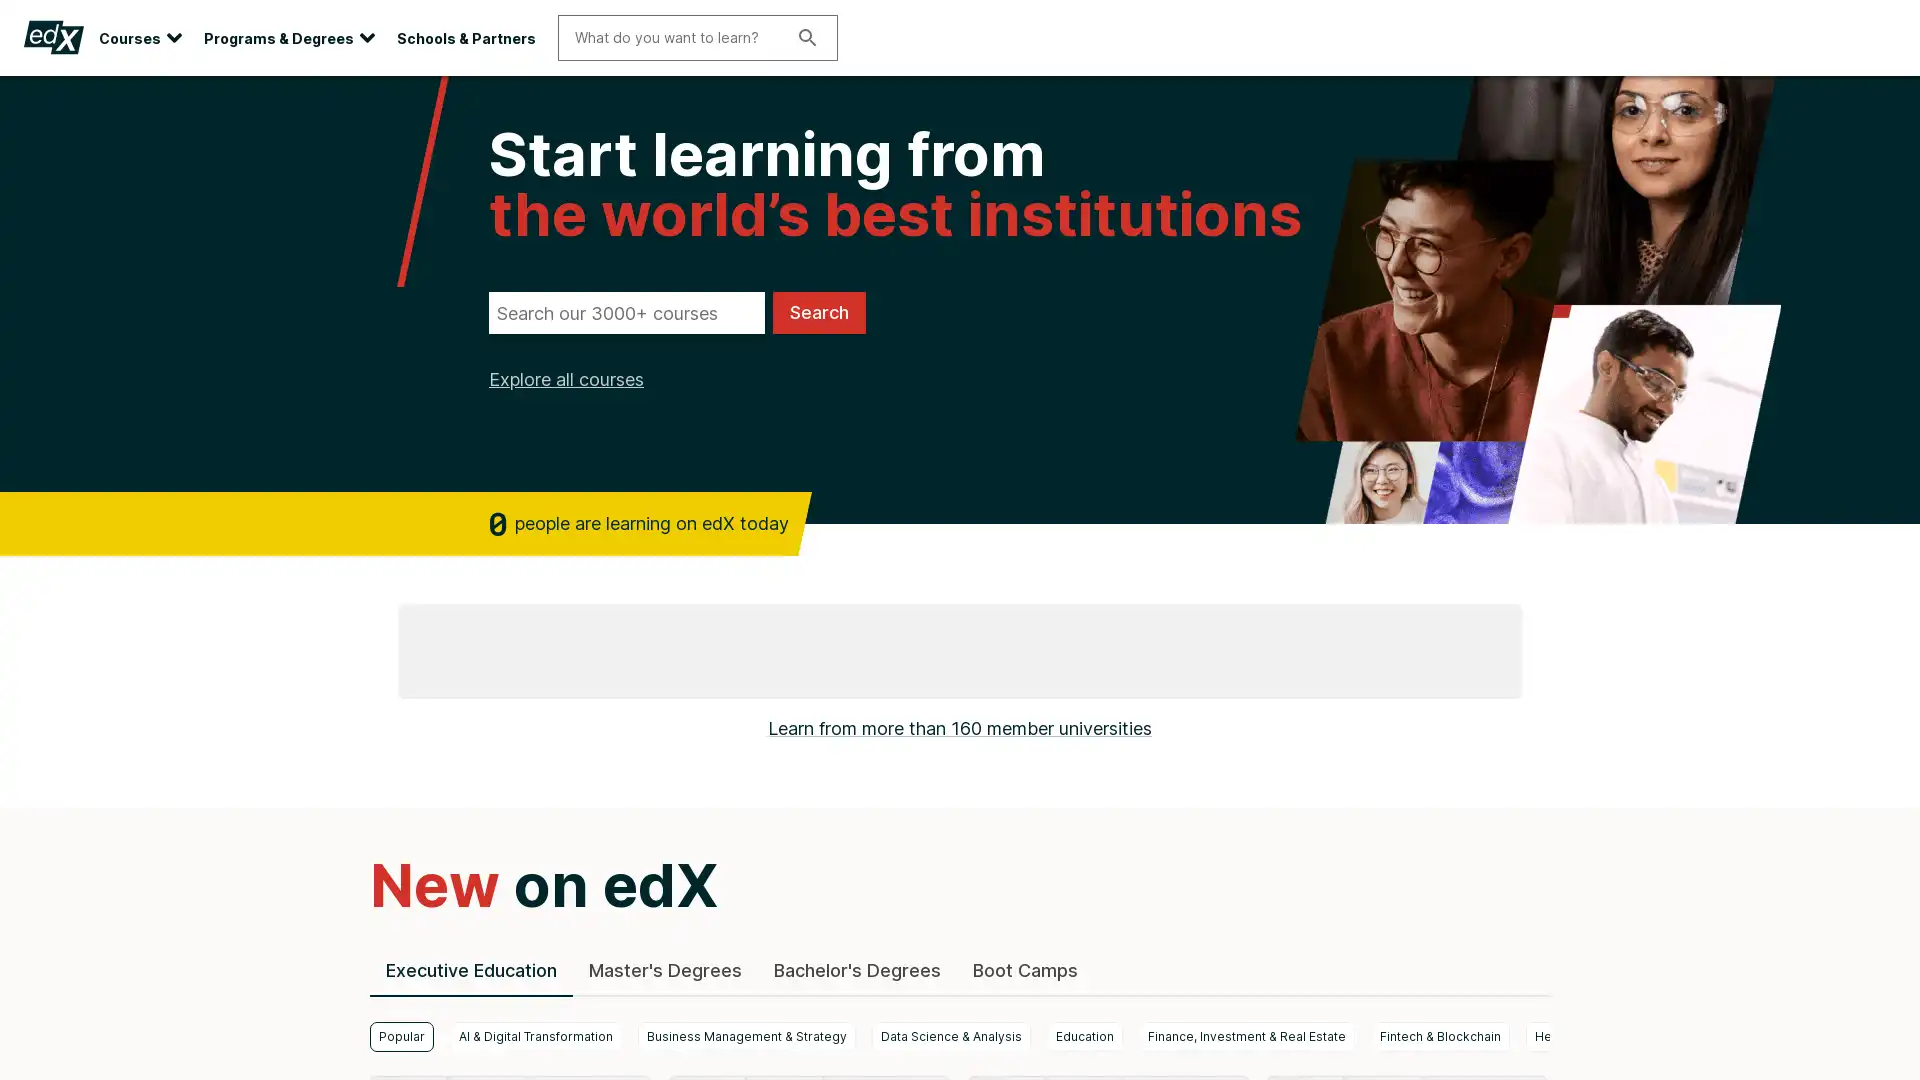 This screenshot has width=1920, height=1080. I want to click on next, so click(1541, 682).